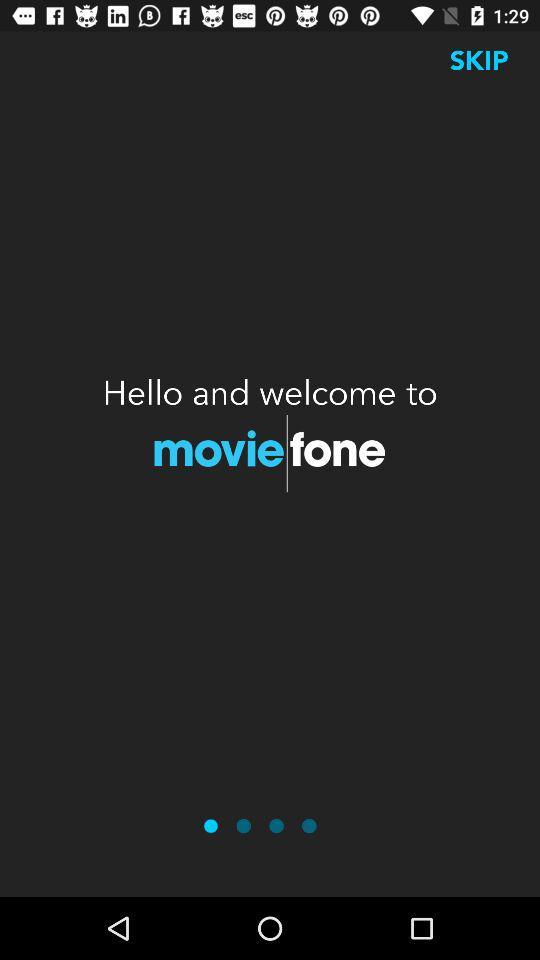 The width and height of the screenshot is (540, 960). I want to click on the icon above hello and welcome icon, so click(478, 59).